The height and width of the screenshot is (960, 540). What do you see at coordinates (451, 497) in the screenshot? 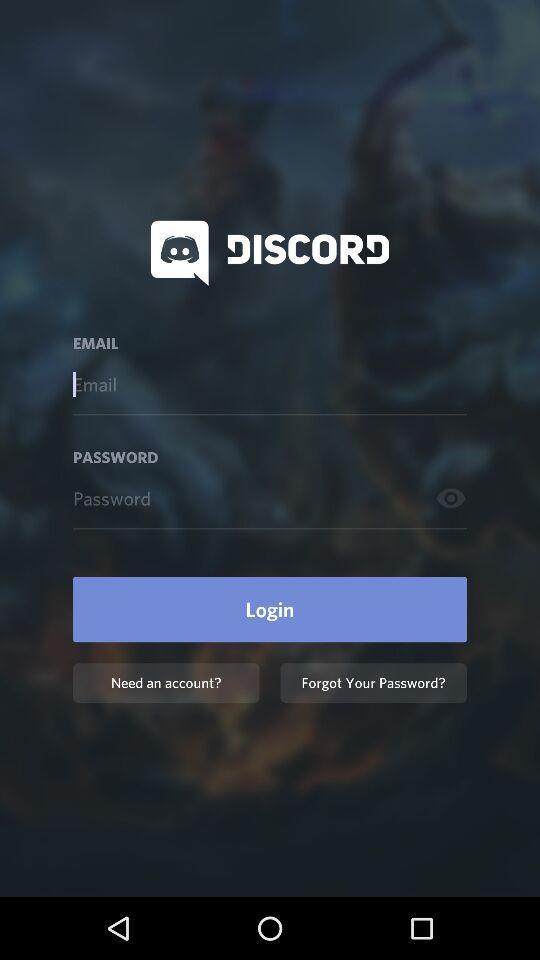
I see `the visibility icon` at bounding box center [451, 497].